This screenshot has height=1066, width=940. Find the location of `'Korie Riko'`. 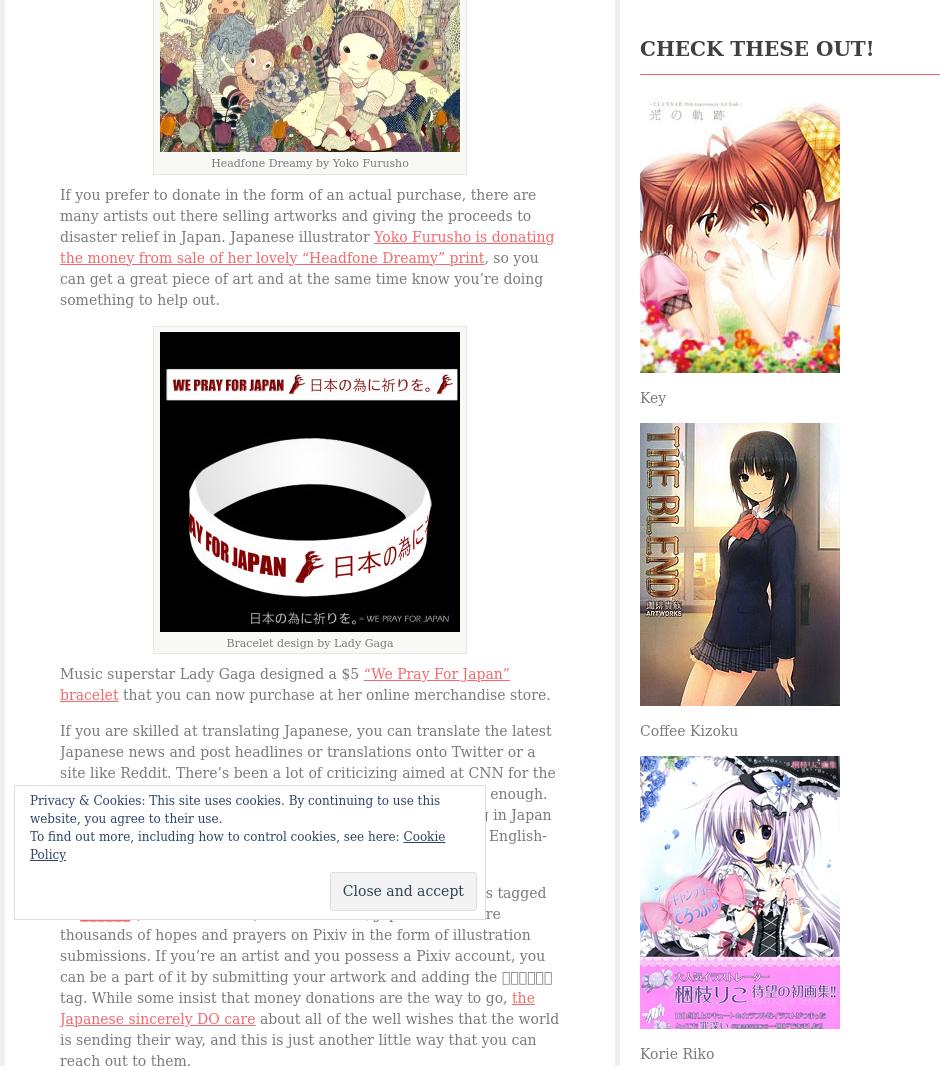

'Korie Riko' is located at coordinates (675, 1053).